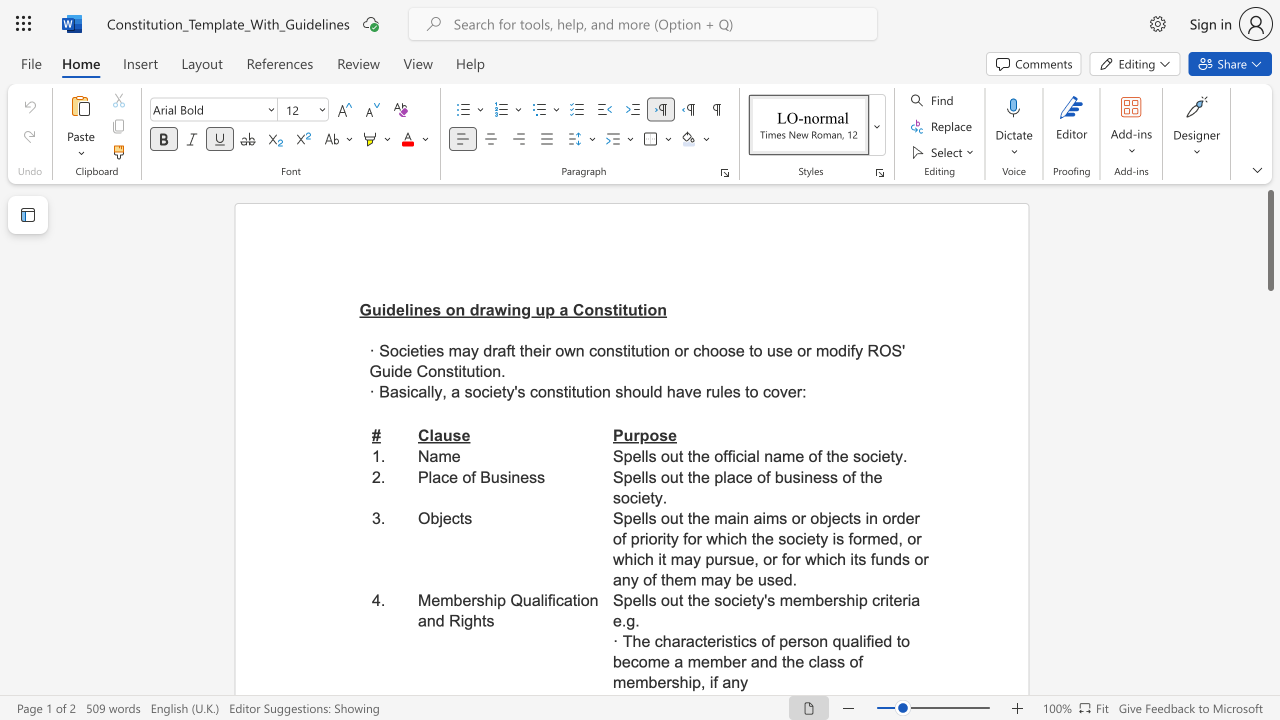 The width and height of the screenshot is (1280, 720). I want to click on the scrollbar on the right to shift the page lower, so click(1269, 588).